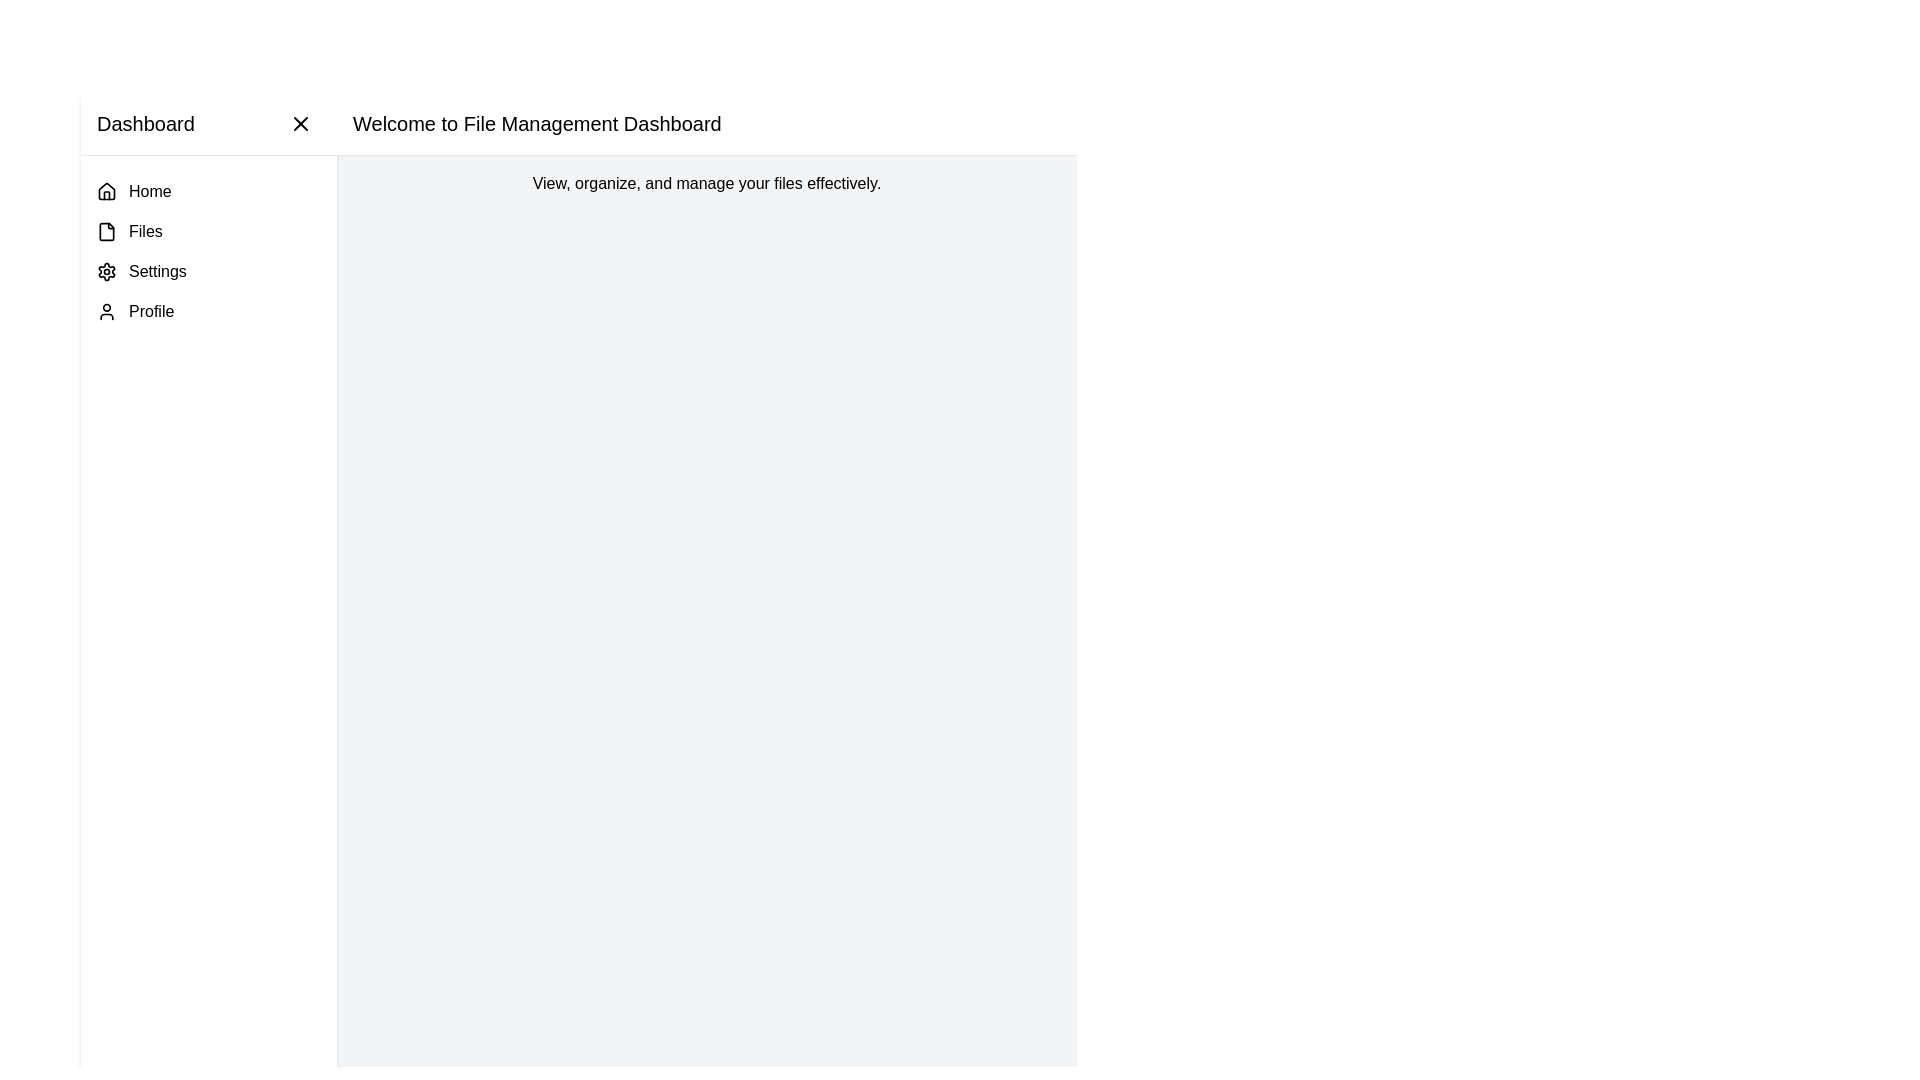 The image size is (1920, 1080). Describe the element at coordinates (706, 184) in the screenshot. I see `the static text element displaying 'View, organize, and manage your files effectively.' located in the upper middle region of the main content area below the heading 'Welcome to File Management Dashboard.'` at that location.